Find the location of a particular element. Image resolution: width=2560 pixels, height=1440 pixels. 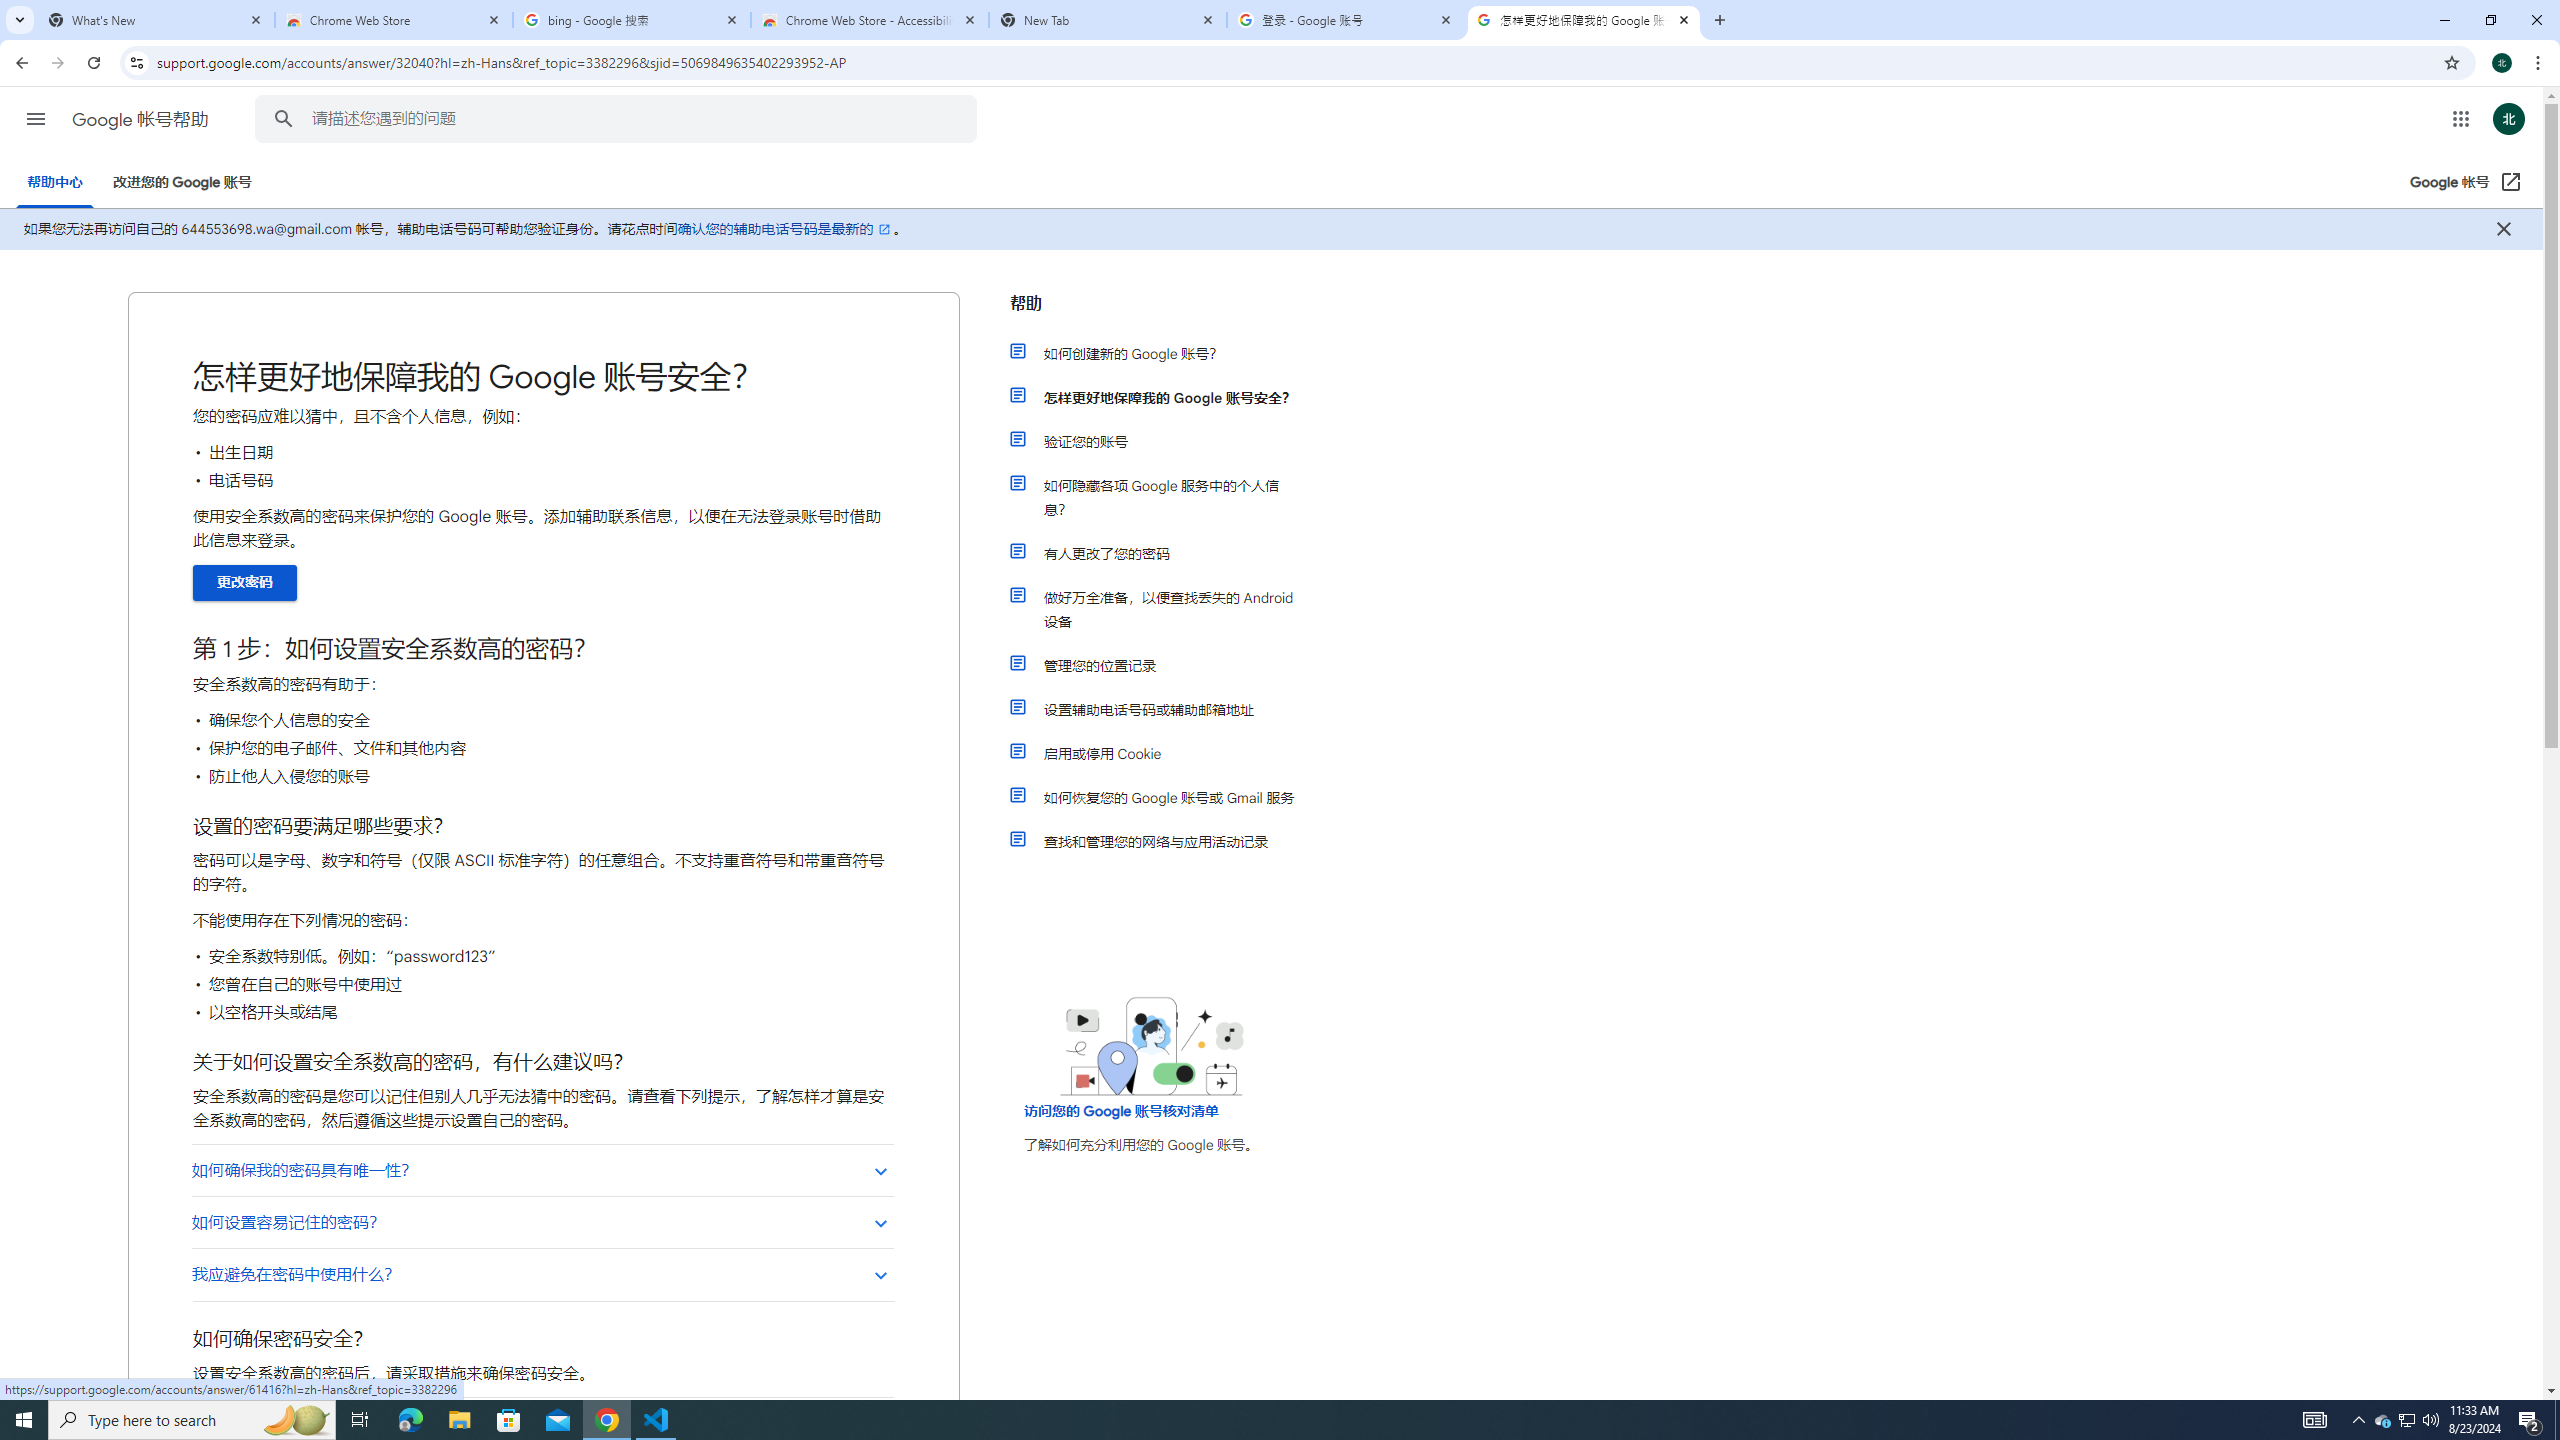

'New Tab' is located at coordinates (1108, 19).